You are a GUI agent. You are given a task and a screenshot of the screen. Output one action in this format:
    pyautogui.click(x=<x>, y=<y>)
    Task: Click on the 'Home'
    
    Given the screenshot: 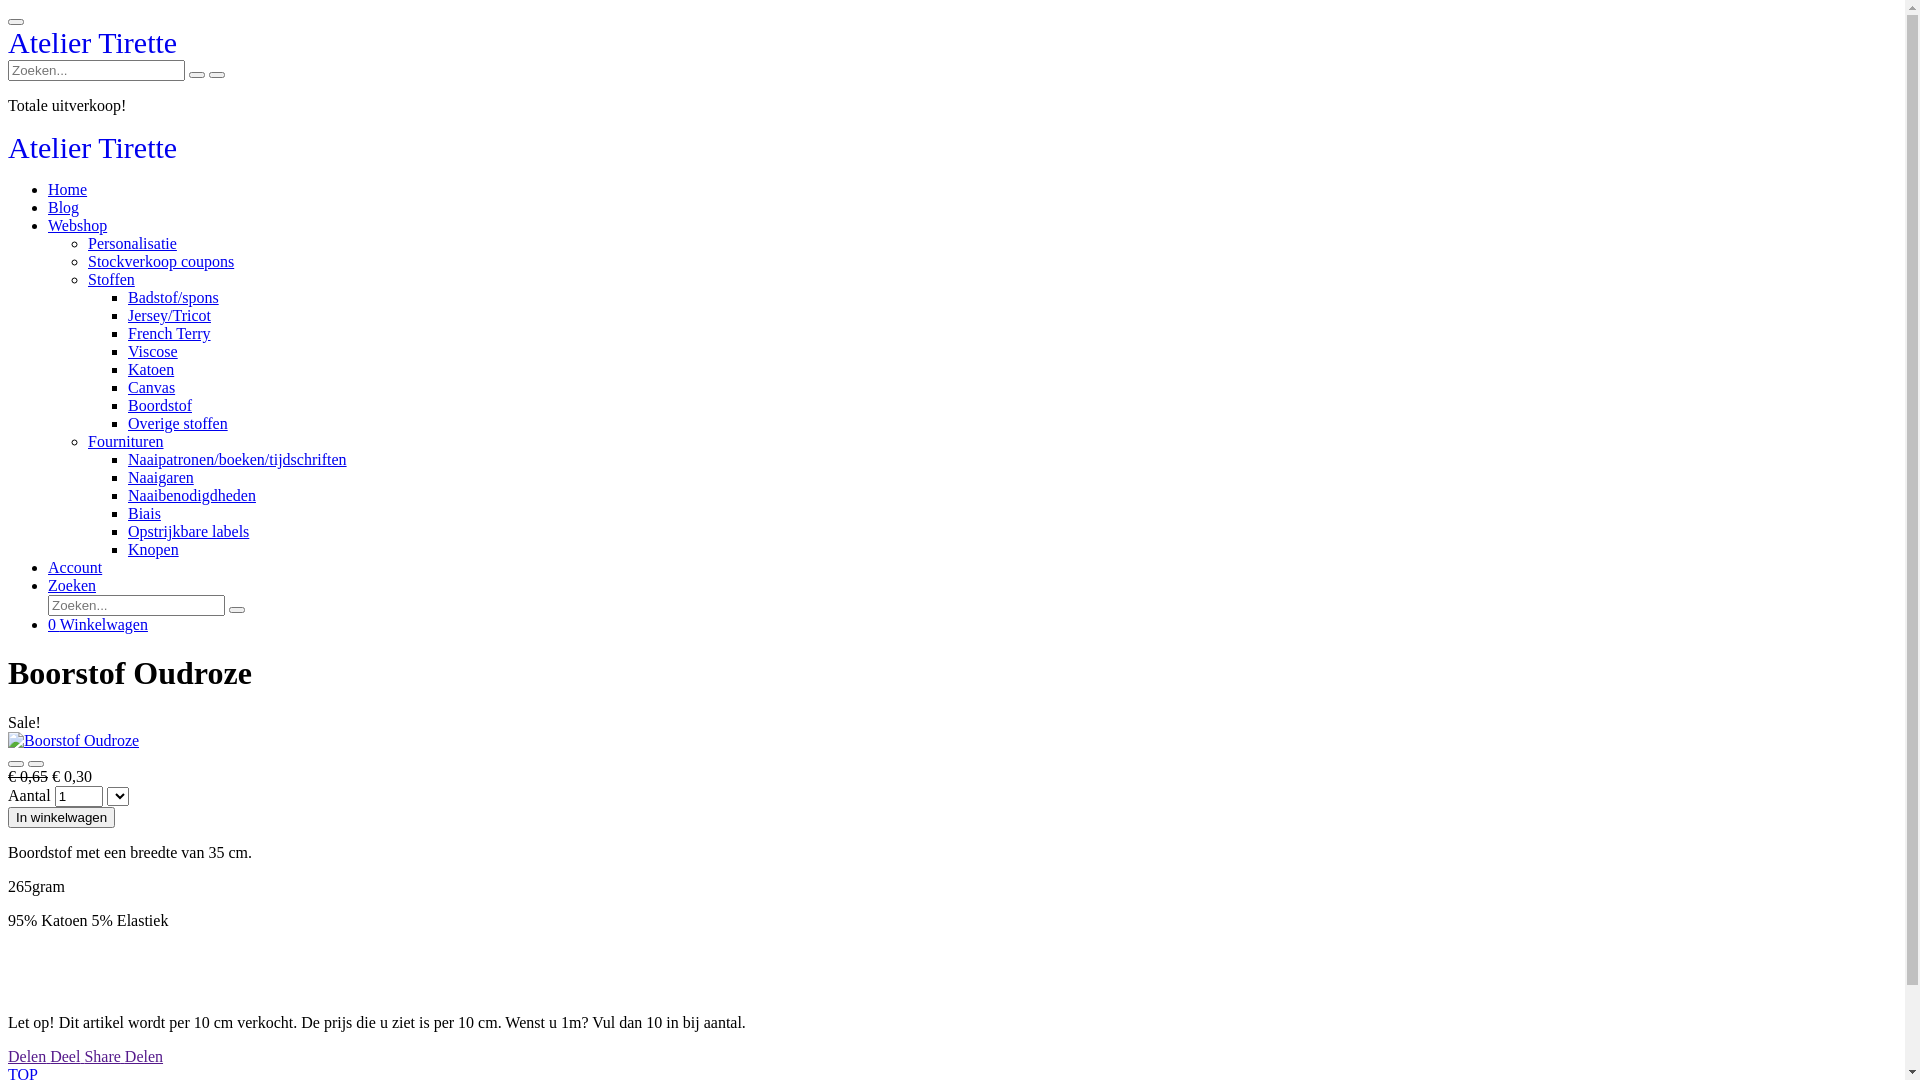 What is the action you would take?
    pyautogui.click(x=67, y=189)
    